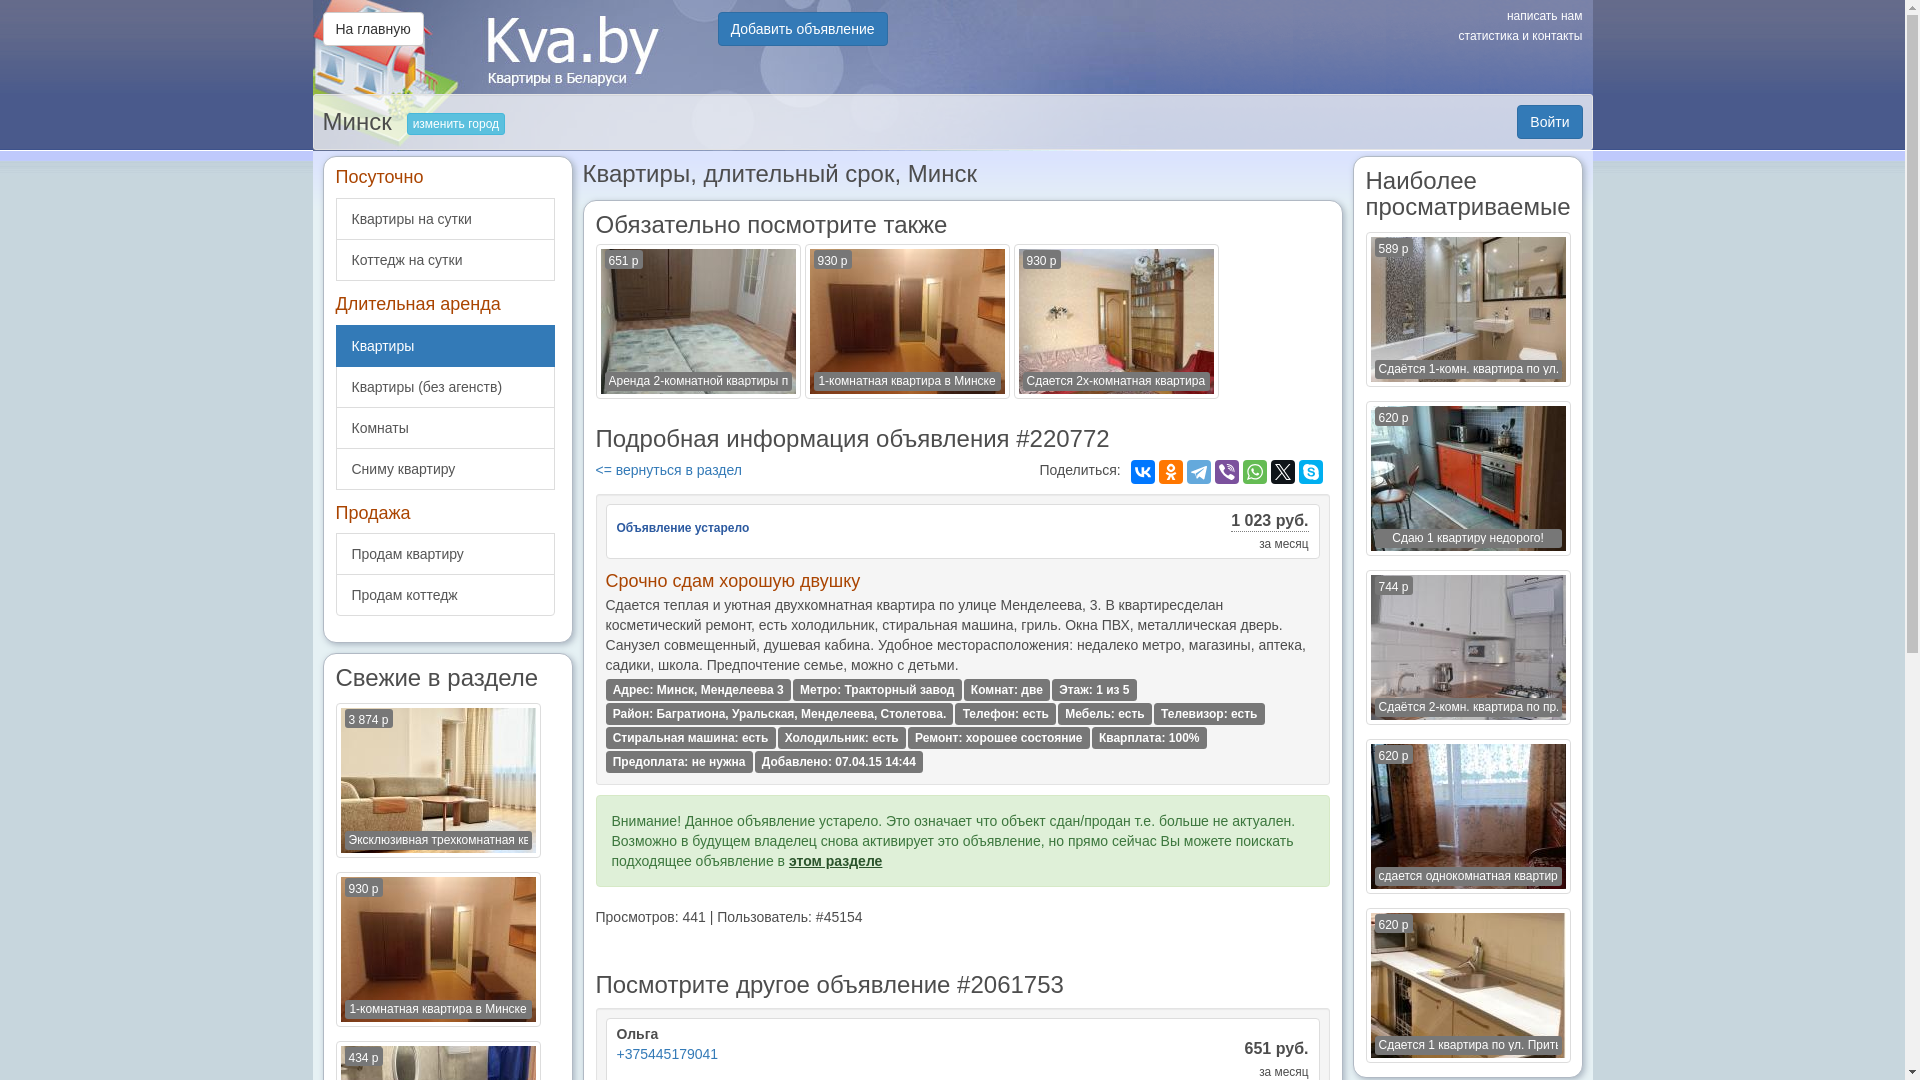  I want to click on 'Skype', so click(1310, 471).